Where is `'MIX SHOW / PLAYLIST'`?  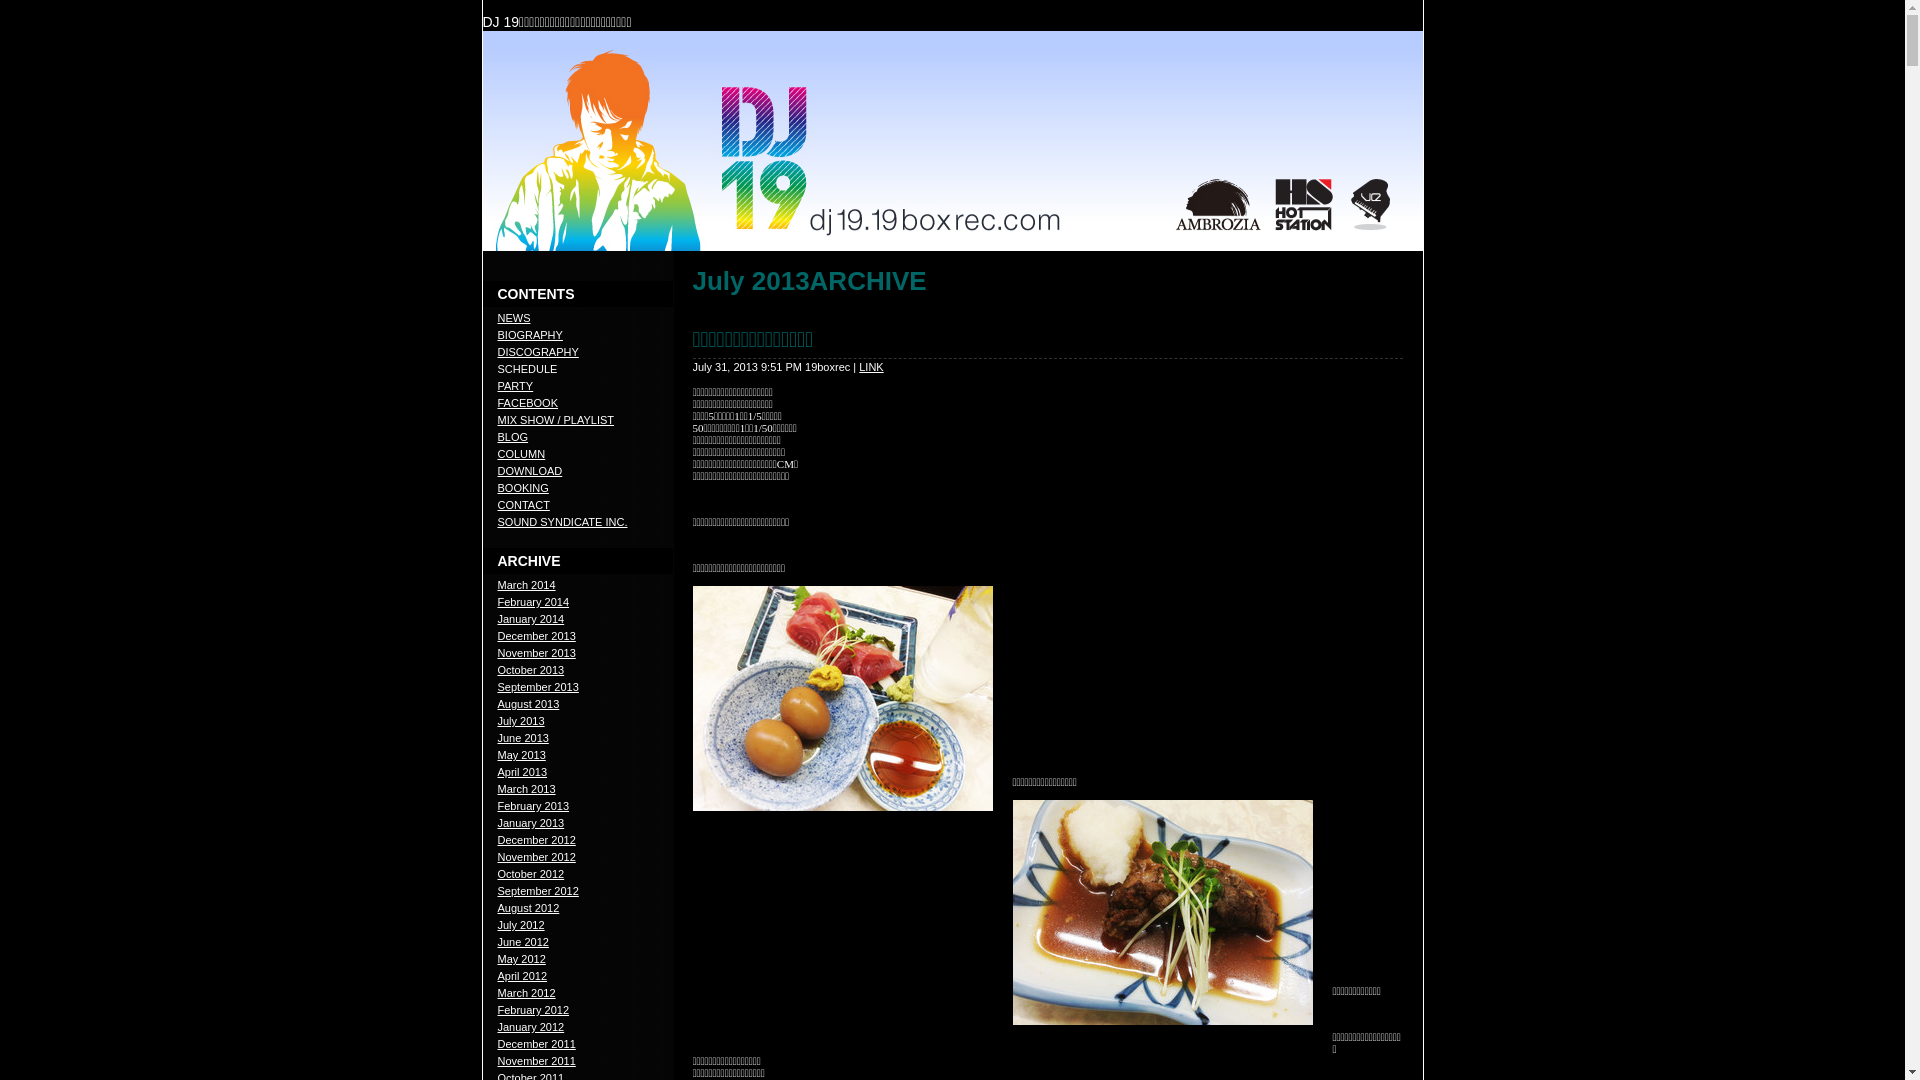
'MIX SHOW / PLAYLIST' is located at coordinates (556, 419).